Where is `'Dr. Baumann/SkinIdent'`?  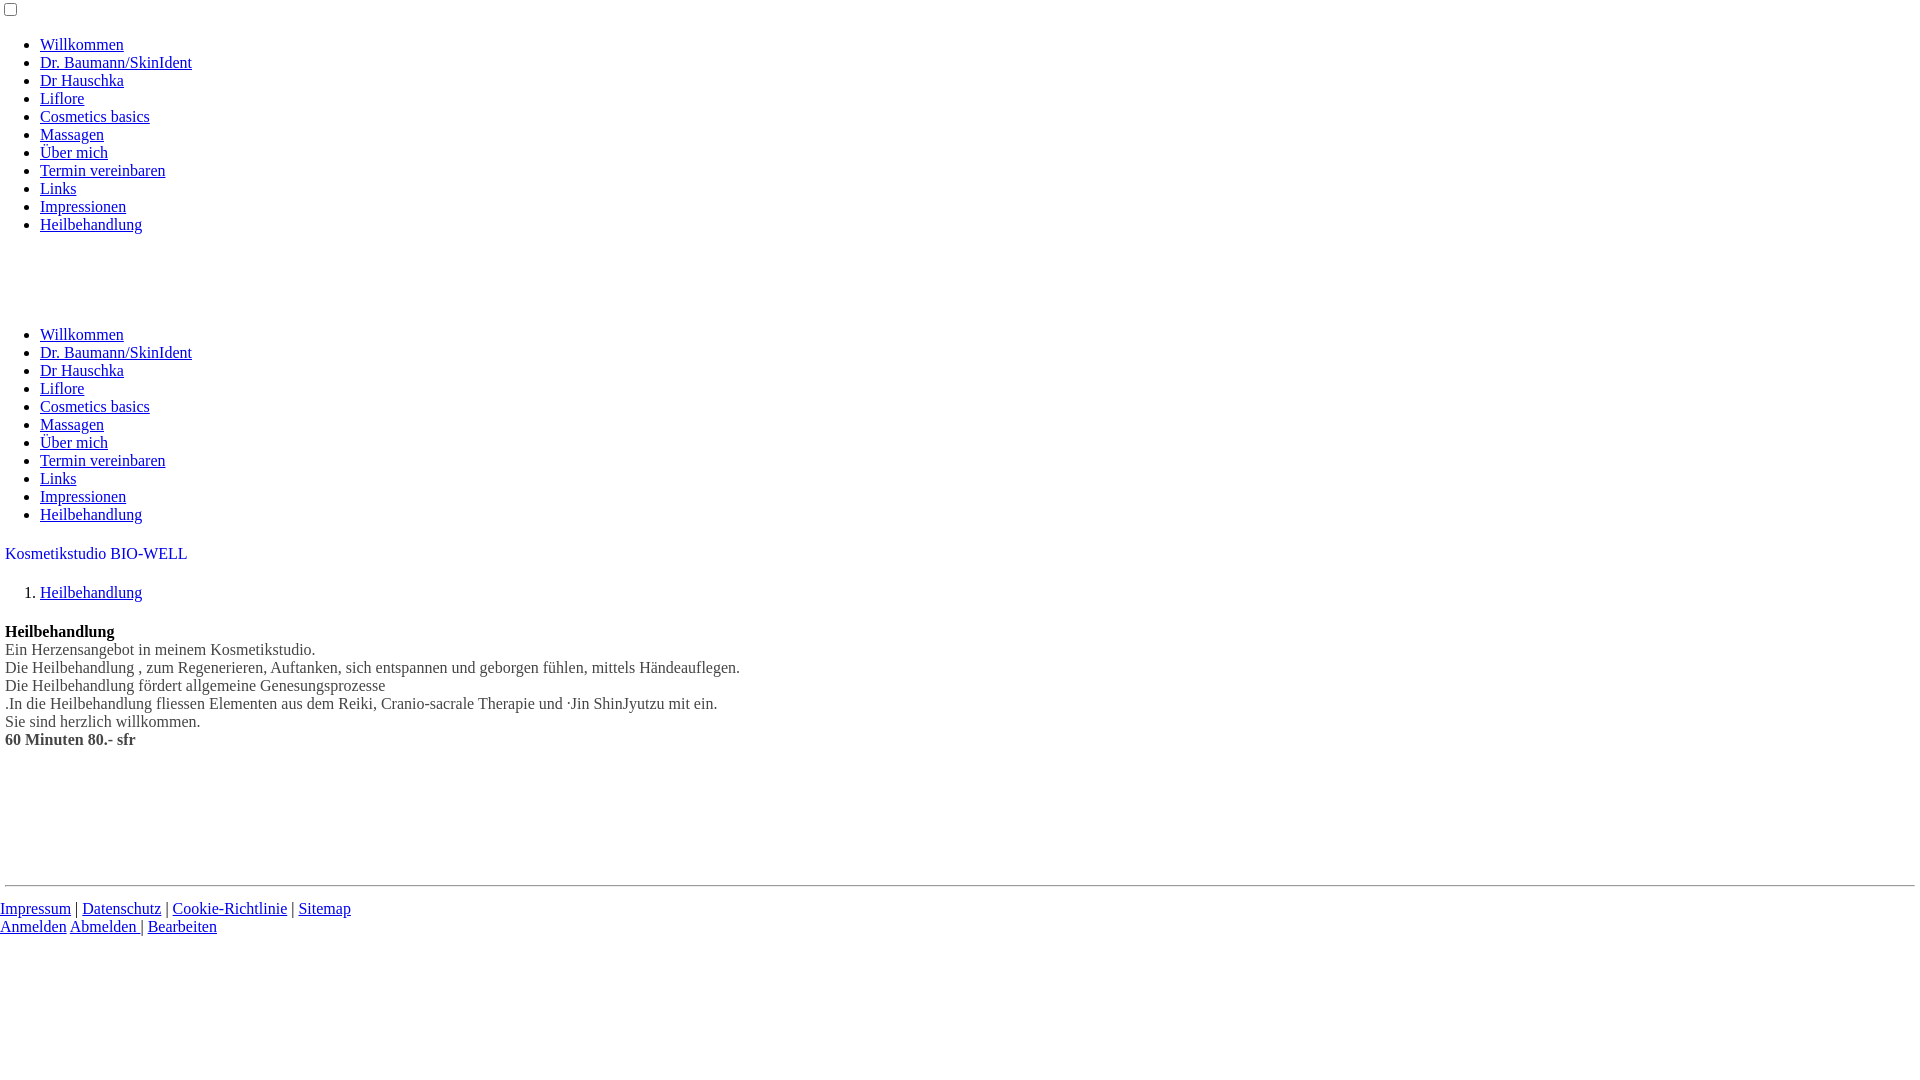
'Dr. Baumann/SkinIdent' is located at coordinates (39, 351).